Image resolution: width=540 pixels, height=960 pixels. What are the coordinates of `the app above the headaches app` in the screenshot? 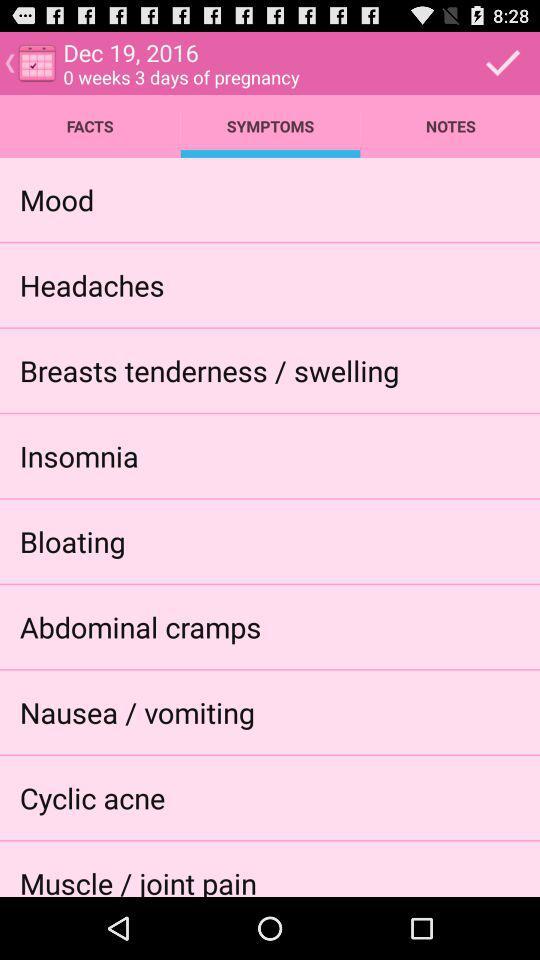 It's located at (57, 199).